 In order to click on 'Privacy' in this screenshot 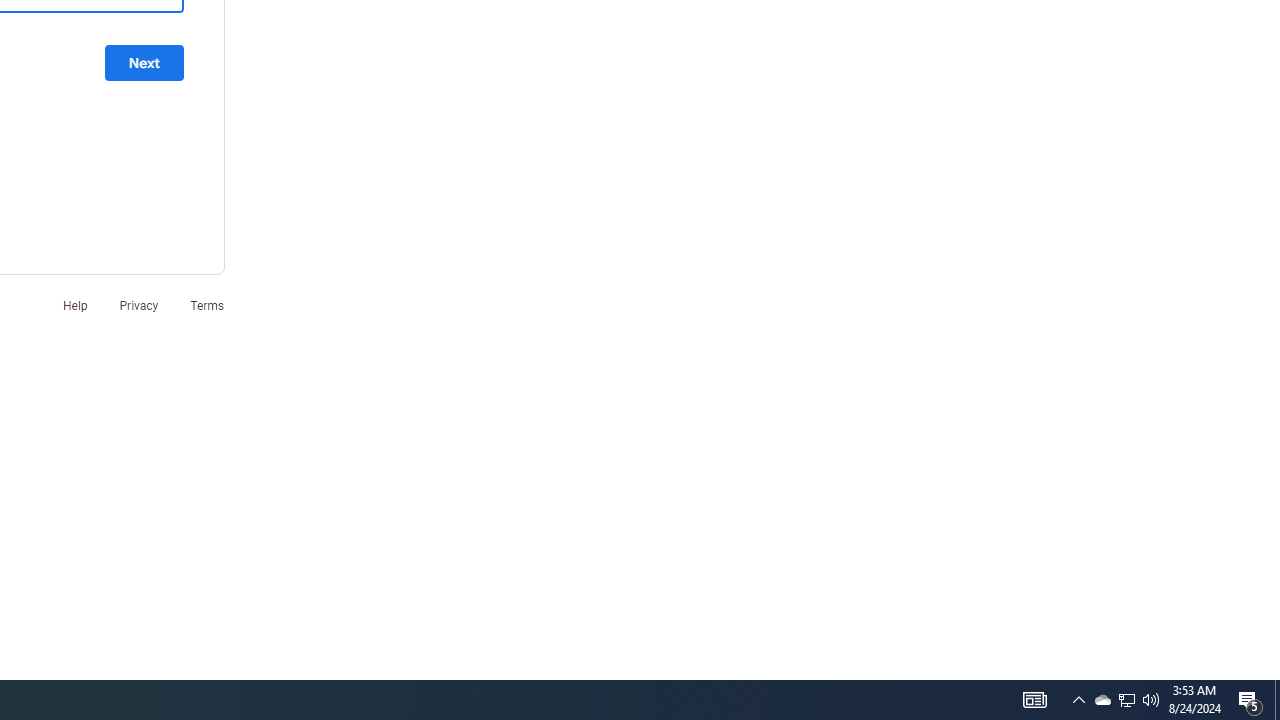, I will do `click(137, 305)`.